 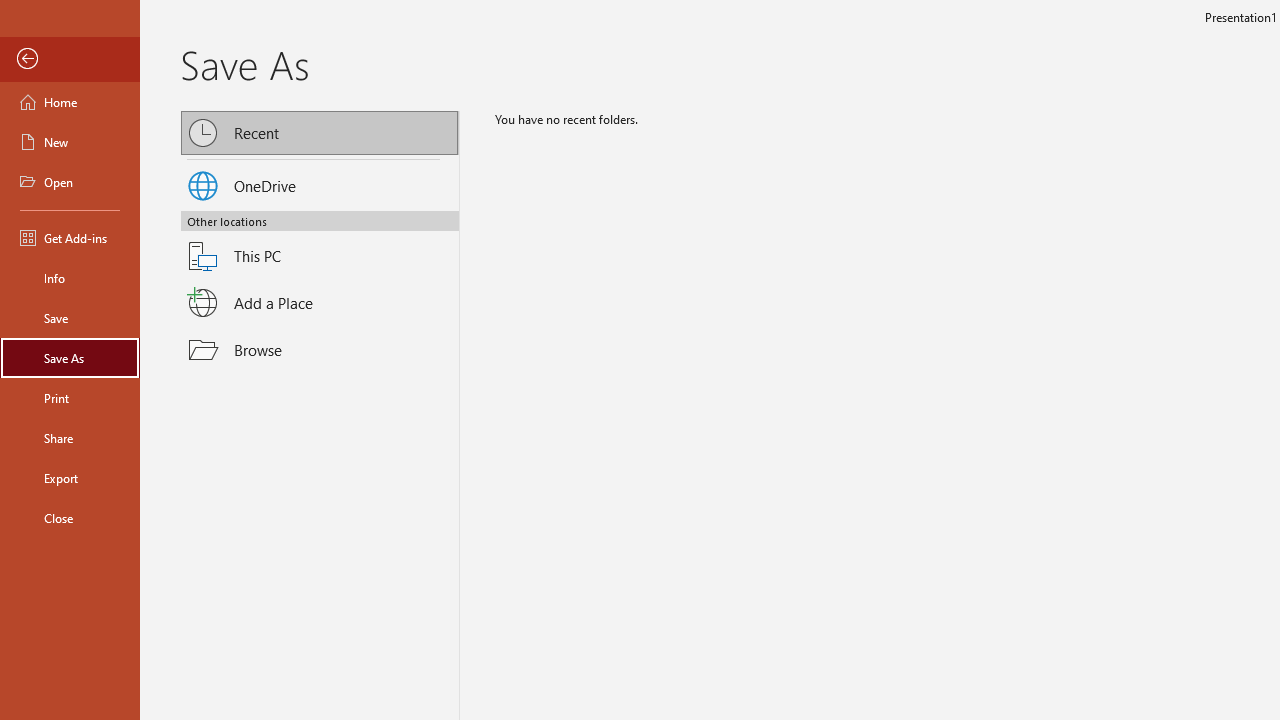 I want to click on 'New', so click(x=69, y=140).